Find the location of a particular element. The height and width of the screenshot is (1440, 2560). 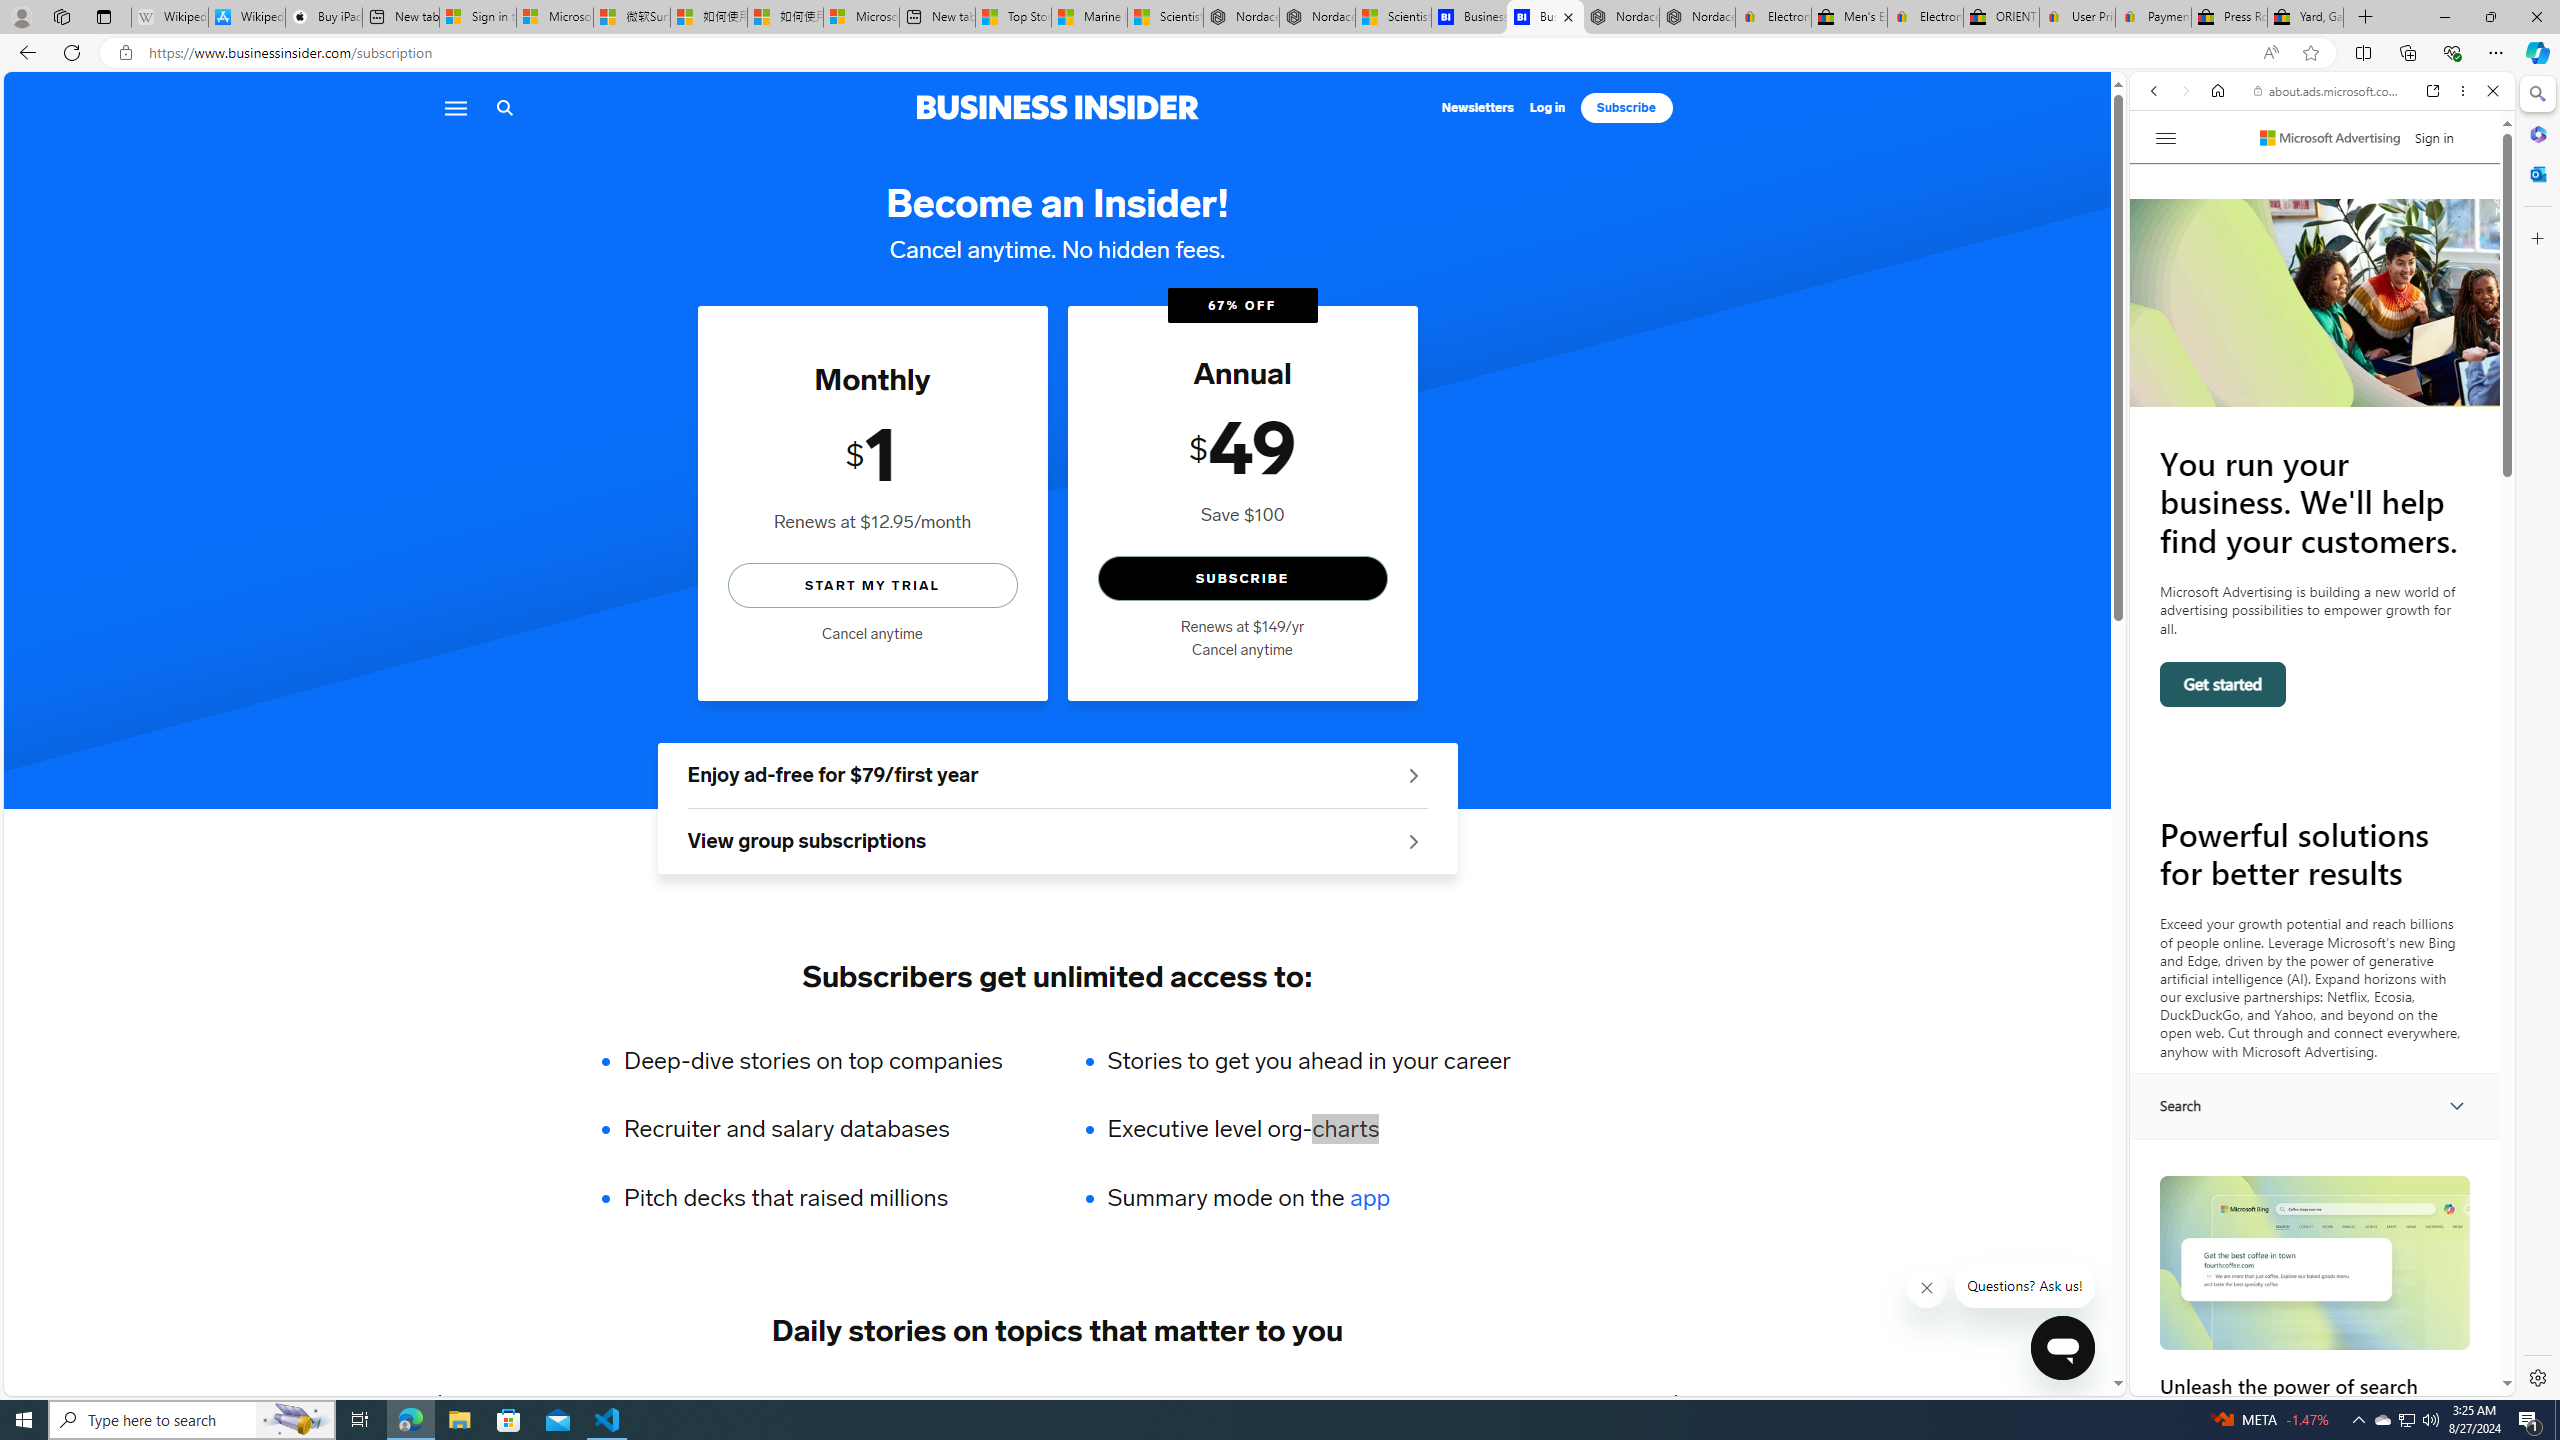

'Class: sc-1k07fow-1 cbnSms' is located at coordinates (2062, 1347).